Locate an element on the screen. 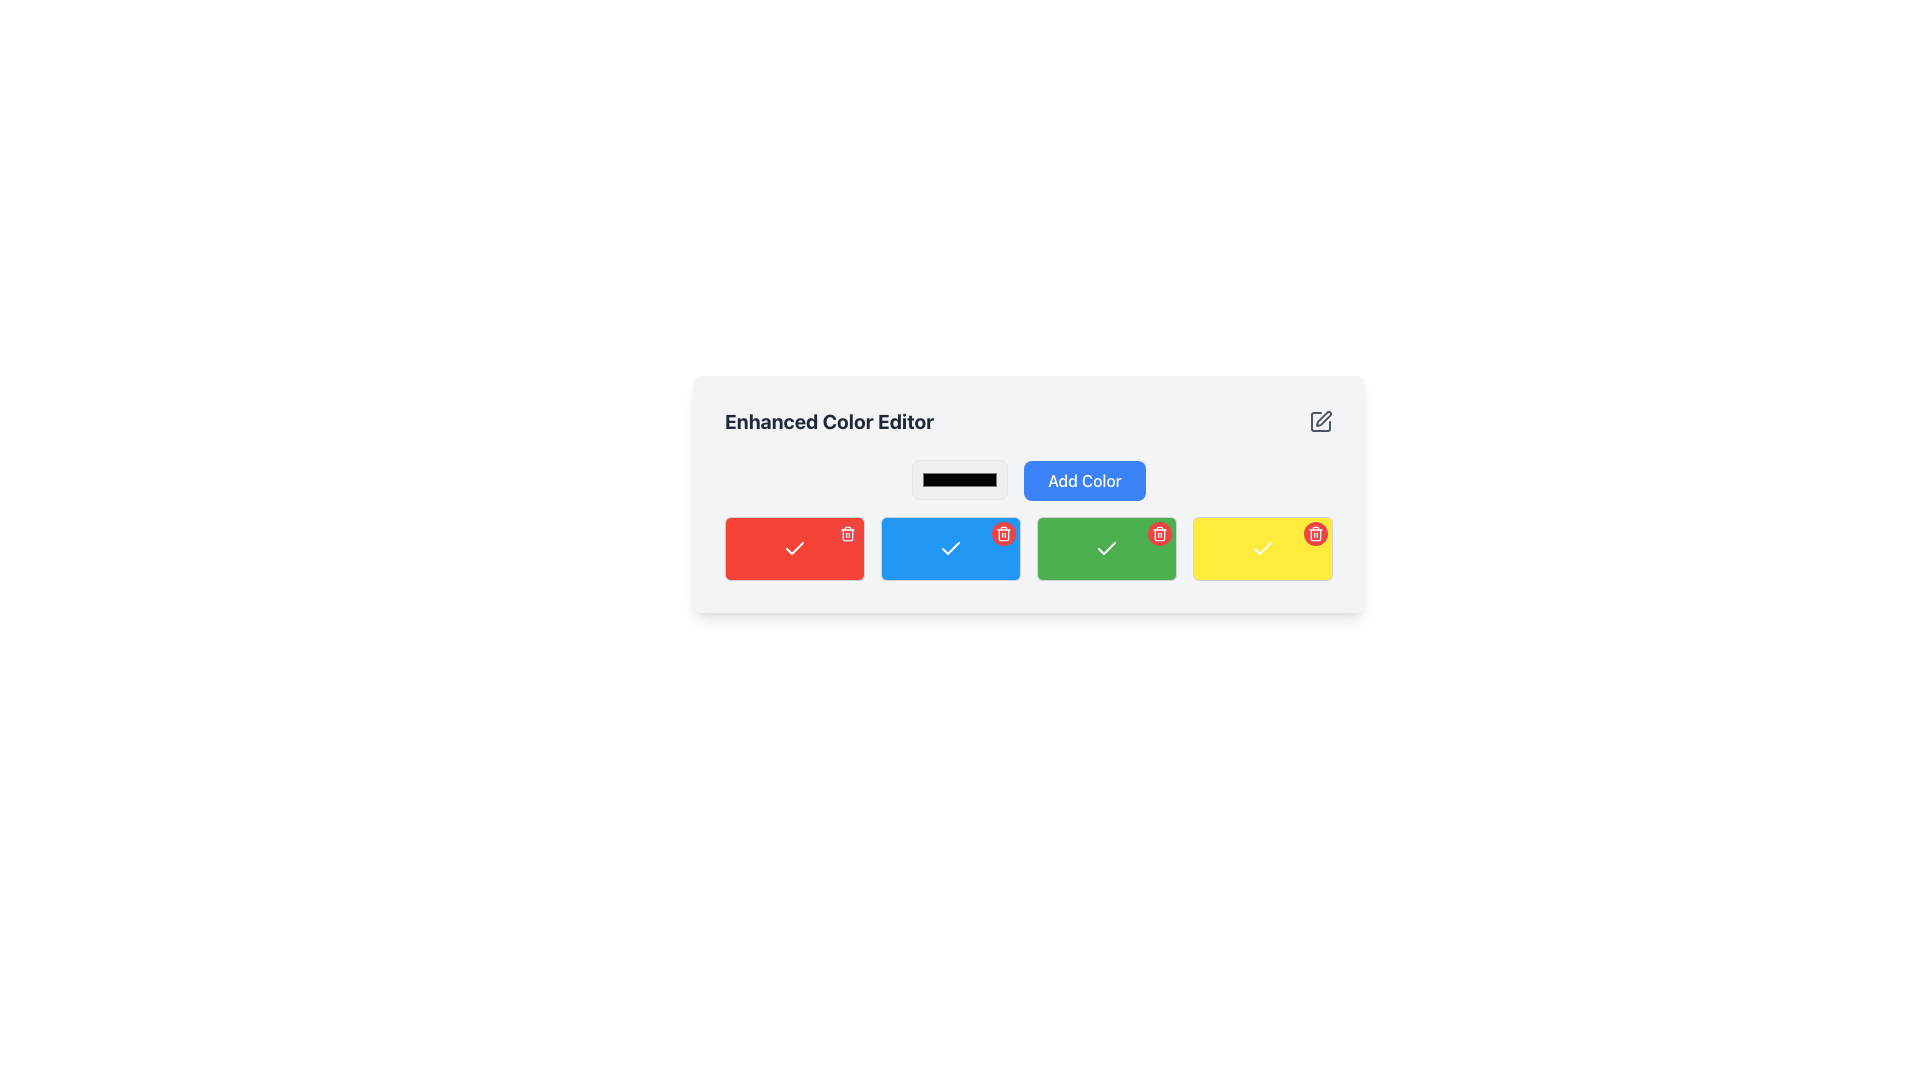 Image resolution: width=1920 pixels, height=1080 pixels. the confirmation icon located within the blue square button, which is the second button in a row of four color-coded buttons in the color editor panel is located at coordinates (949, 548).